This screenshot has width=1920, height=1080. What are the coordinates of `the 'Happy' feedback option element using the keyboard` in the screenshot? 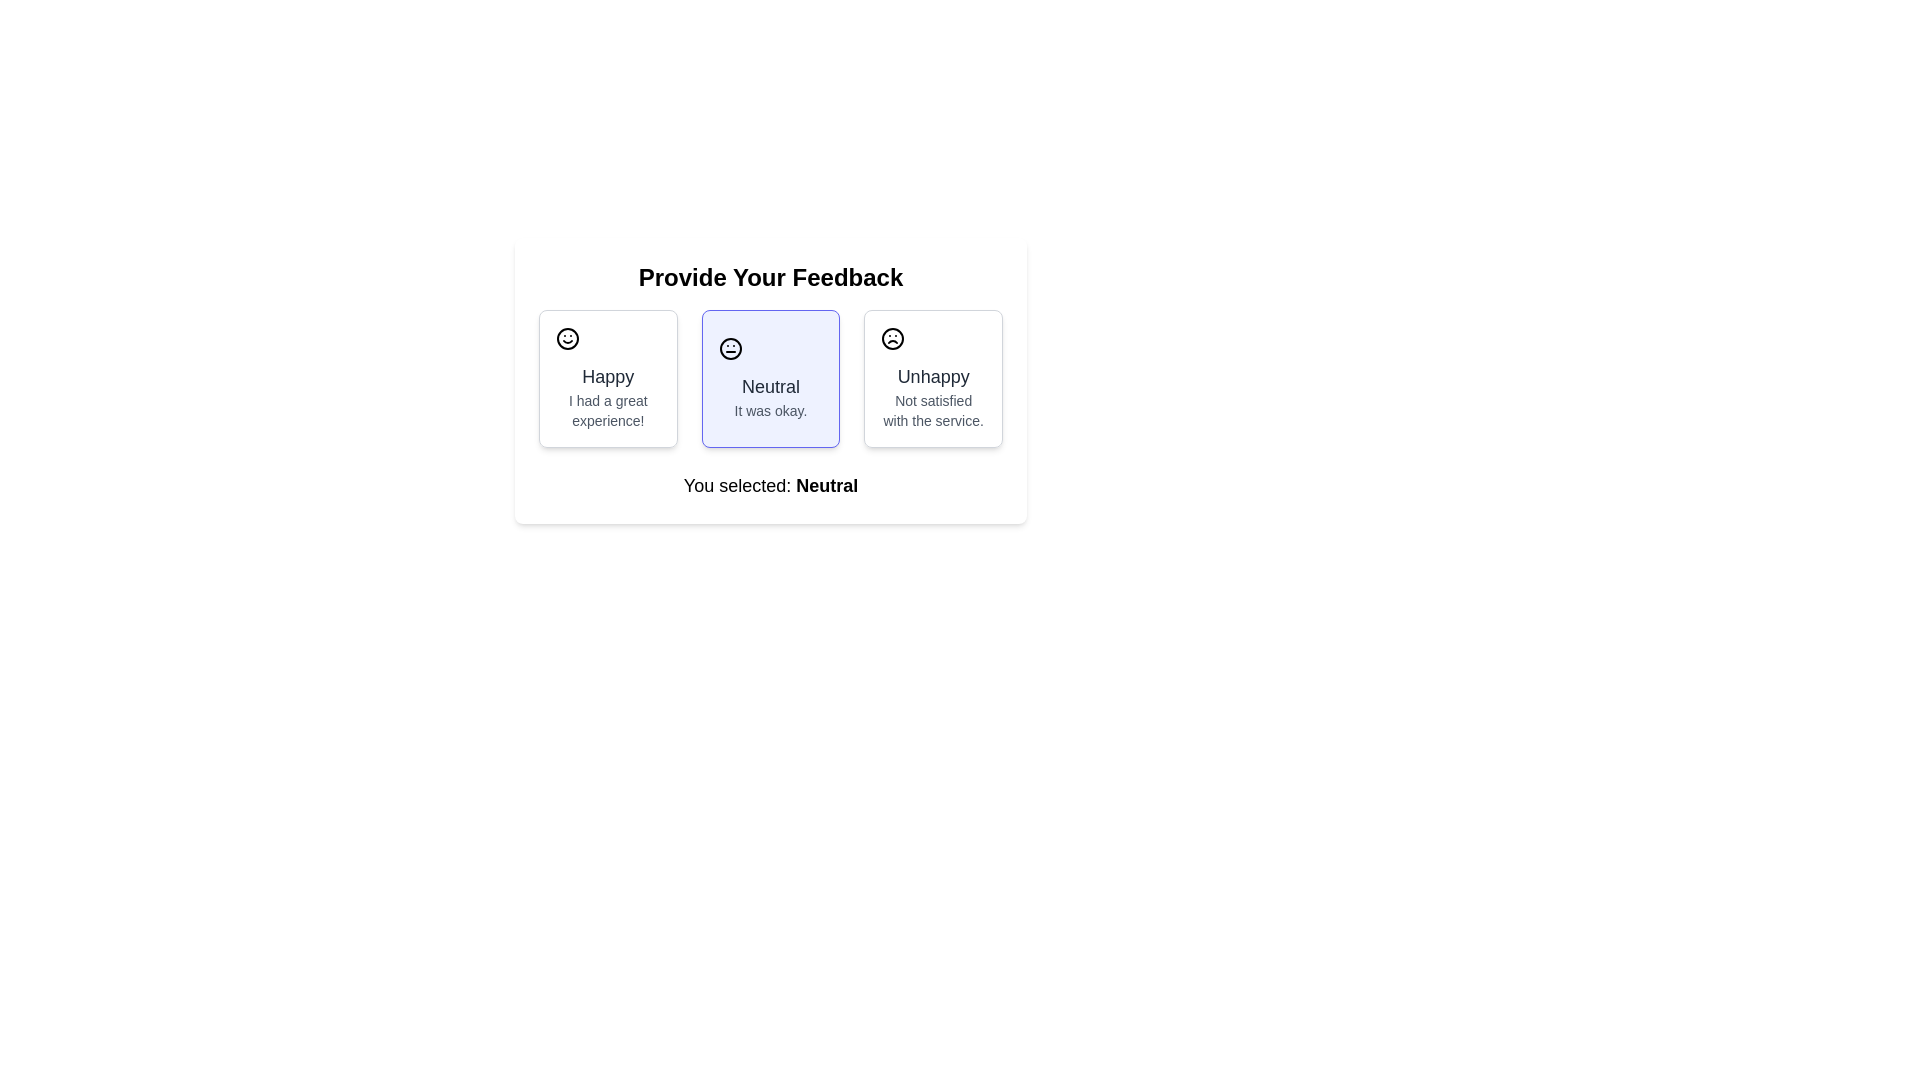 It's located at (607, 378).